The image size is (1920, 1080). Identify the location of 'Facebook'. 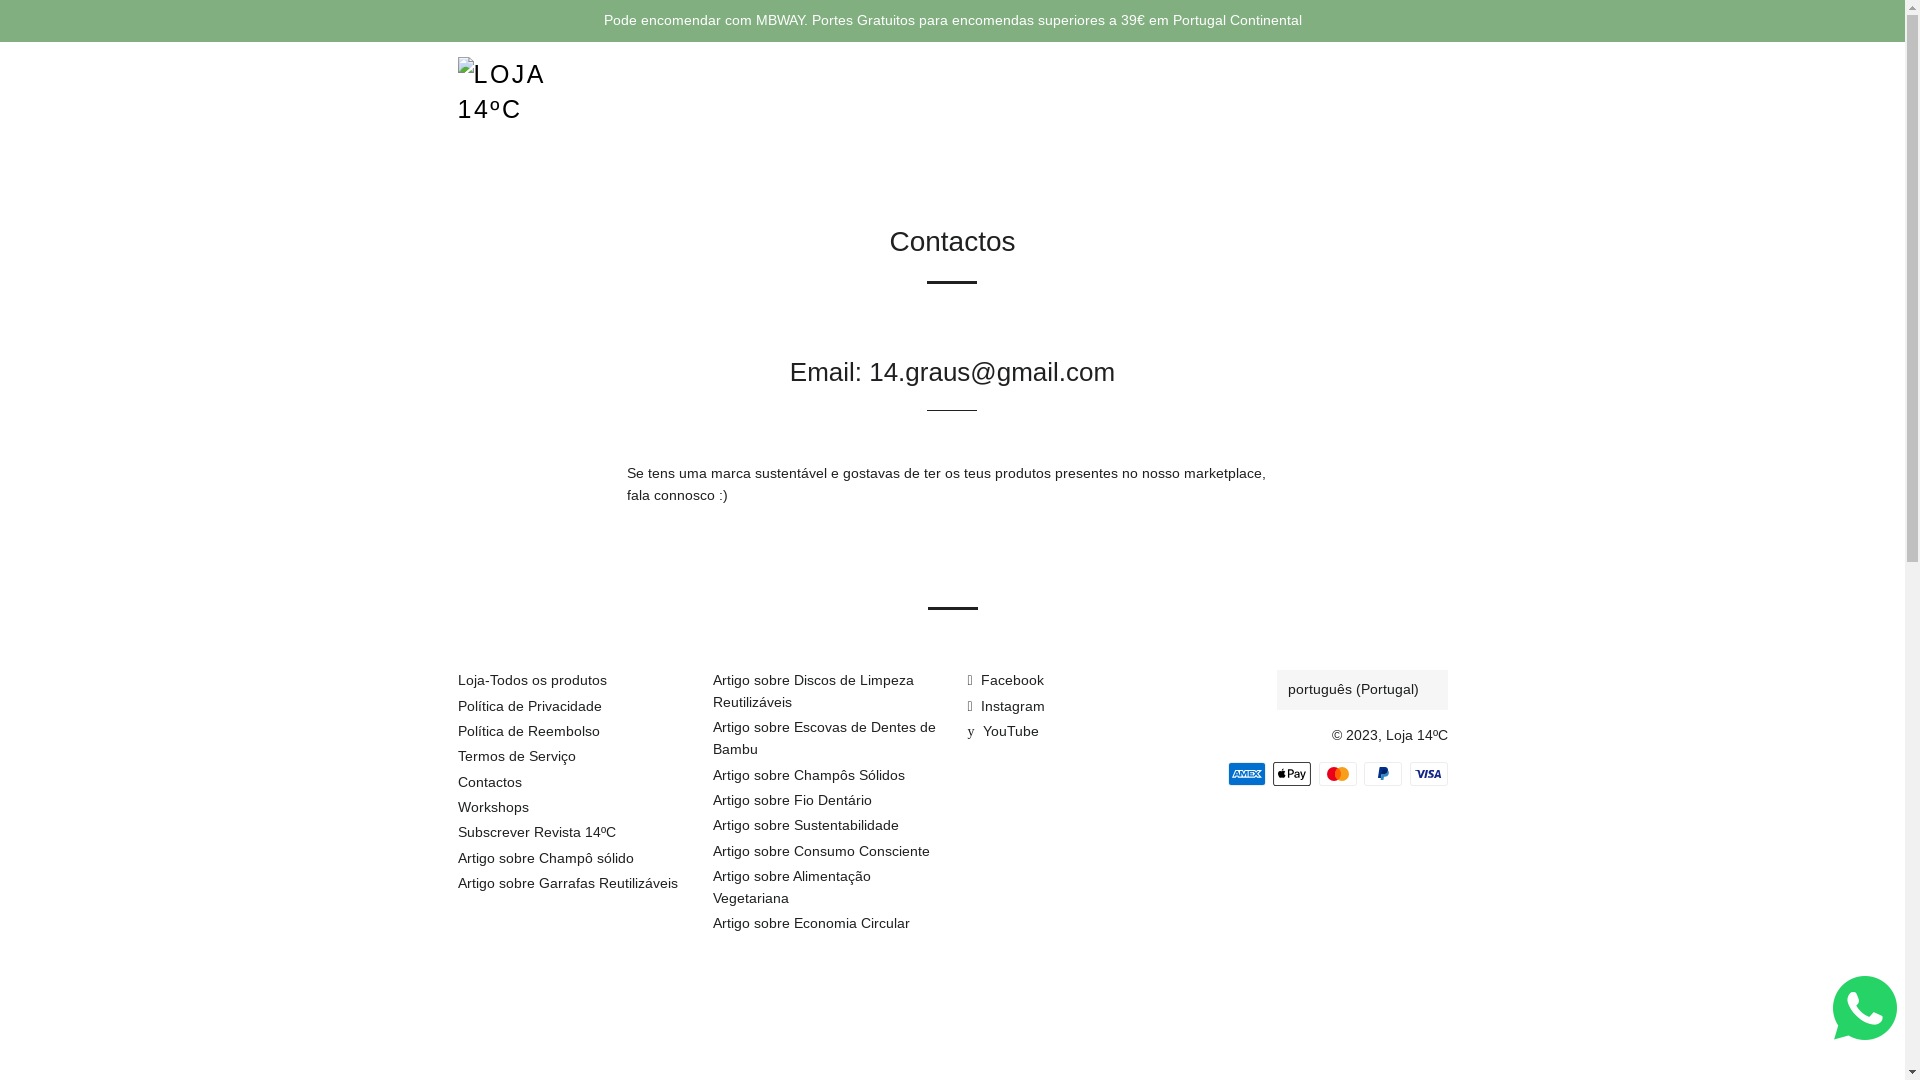
(1006, 678).